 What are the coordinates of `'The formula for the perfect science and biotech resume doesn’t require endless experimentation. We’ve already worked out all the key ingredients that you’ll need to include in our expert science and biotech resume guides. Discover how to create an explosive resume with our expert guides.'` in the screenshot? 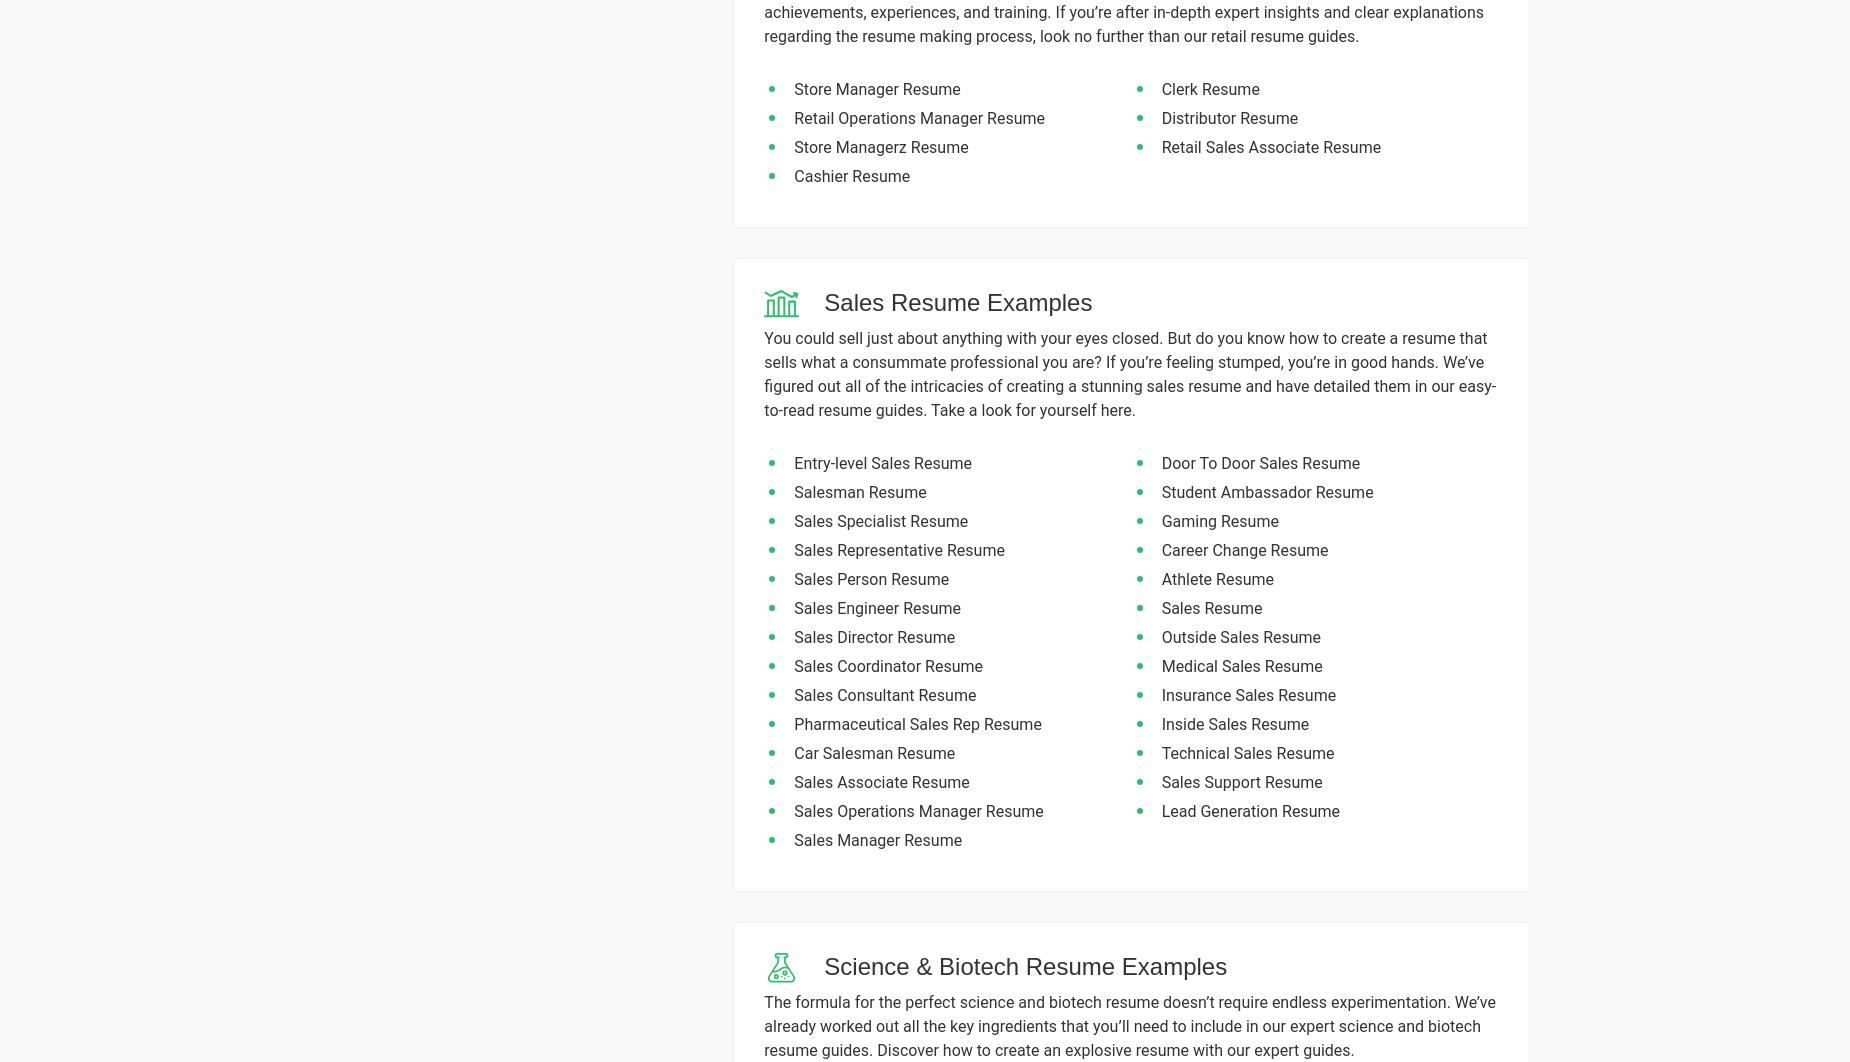 It's located at (1128, 1025).